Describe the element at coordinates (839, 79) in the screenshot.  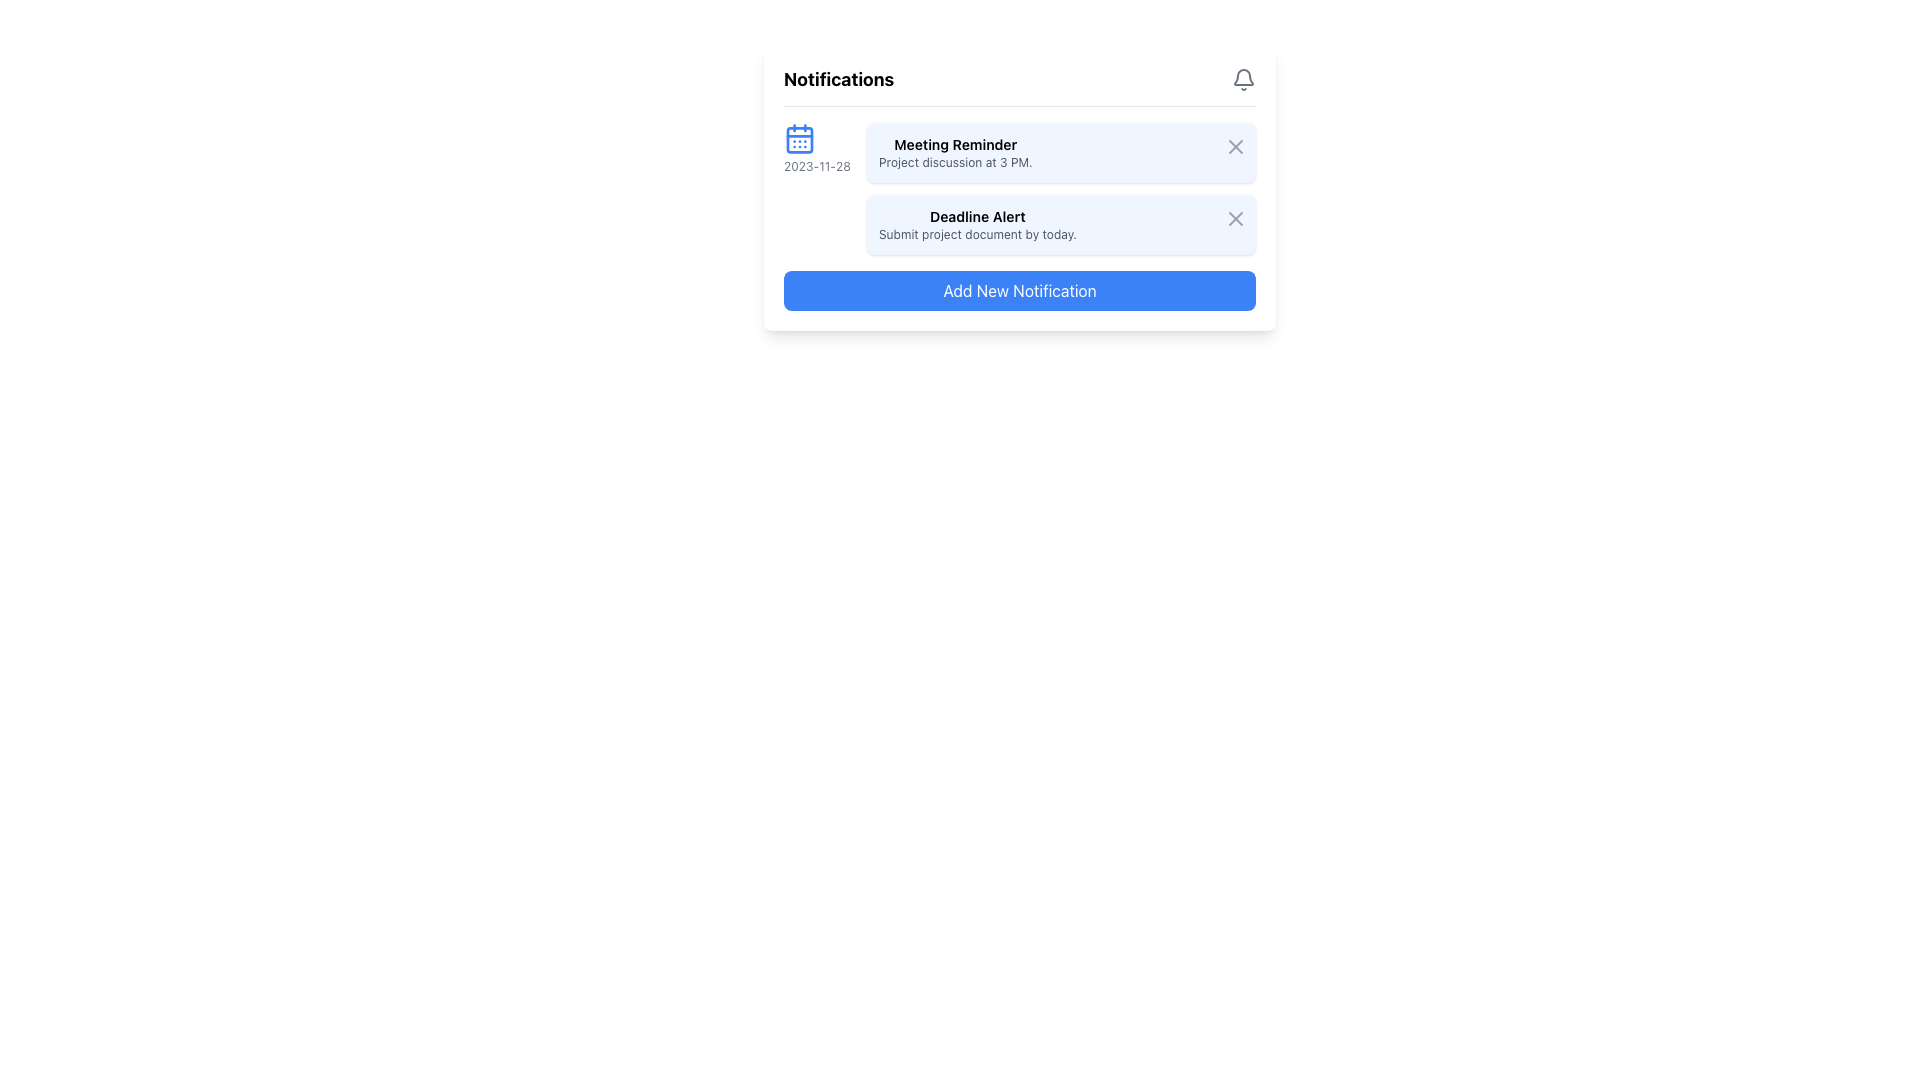
I see `the text label that serves as the title of the notification panel, located on the left side of the panel header next to the bell icon` at that location.